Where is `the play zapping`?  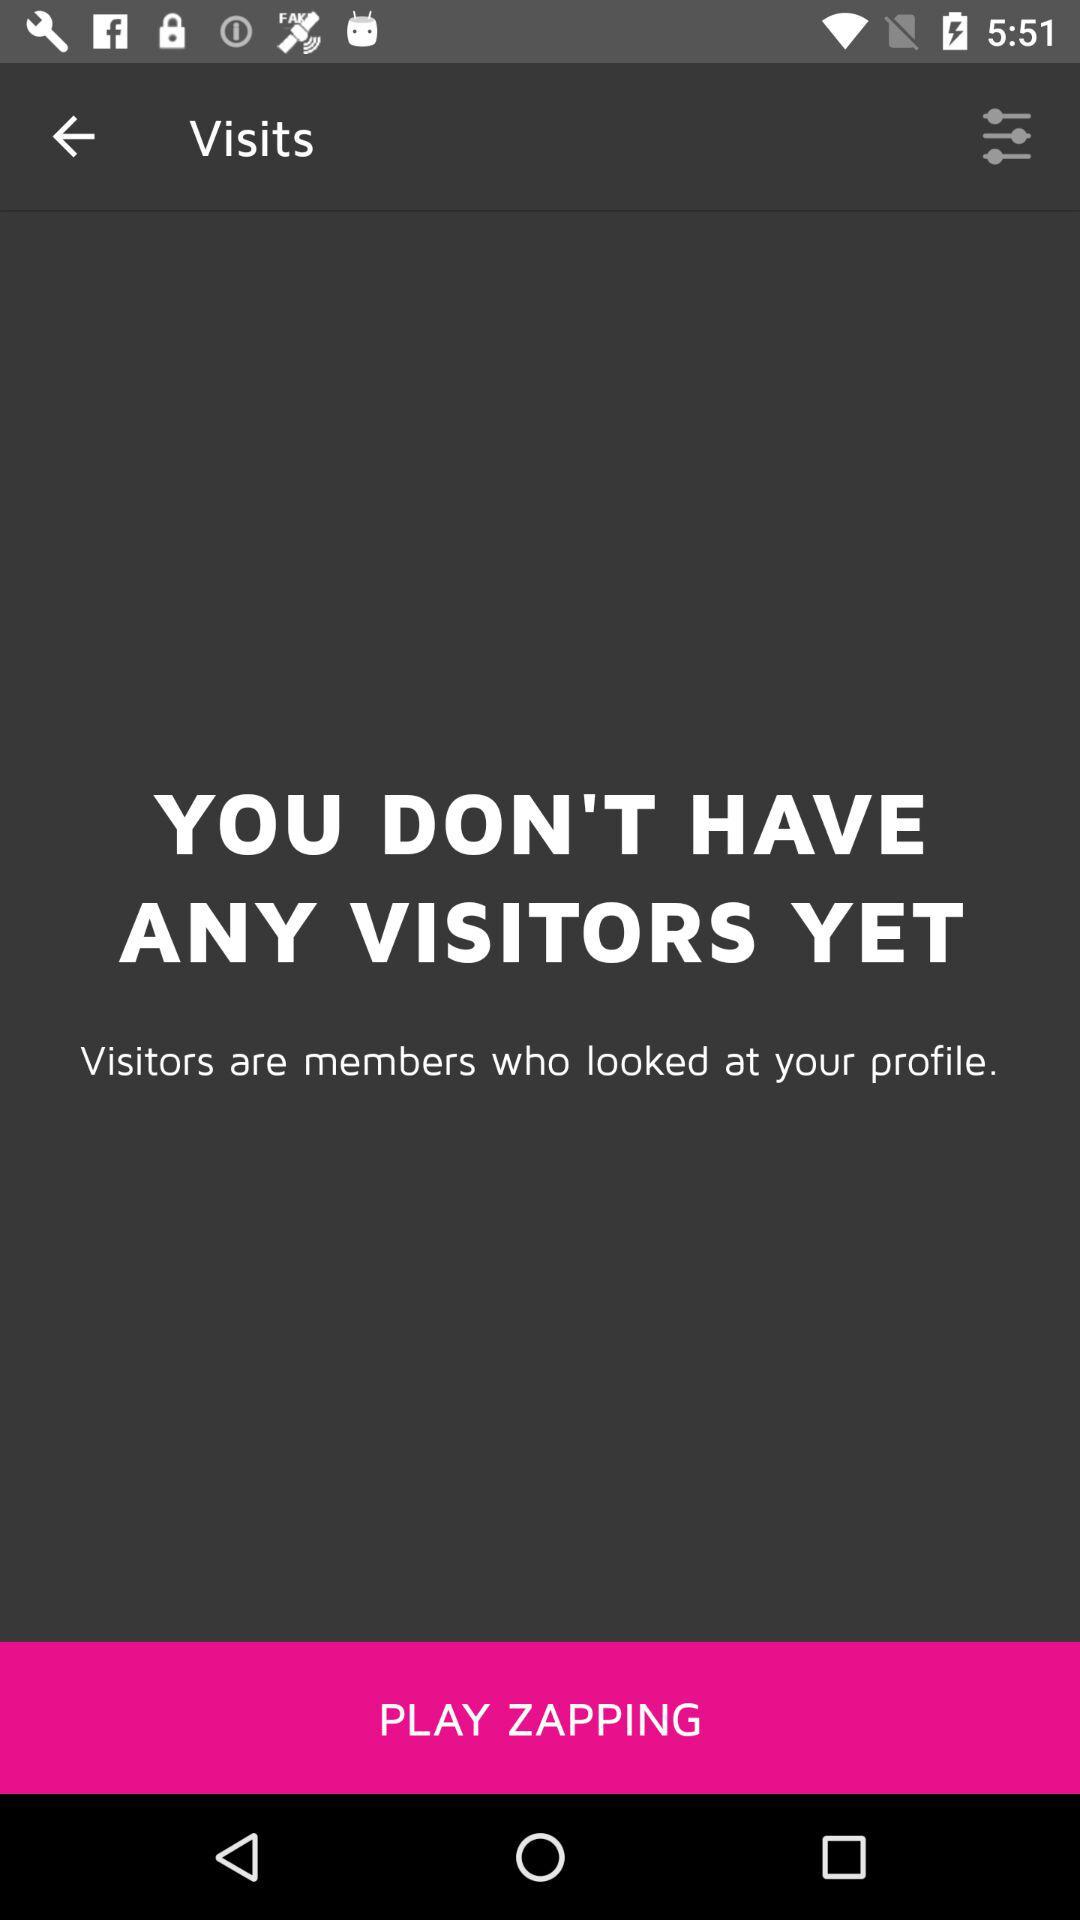 the play zapping is located at coordinates (540, 1716).